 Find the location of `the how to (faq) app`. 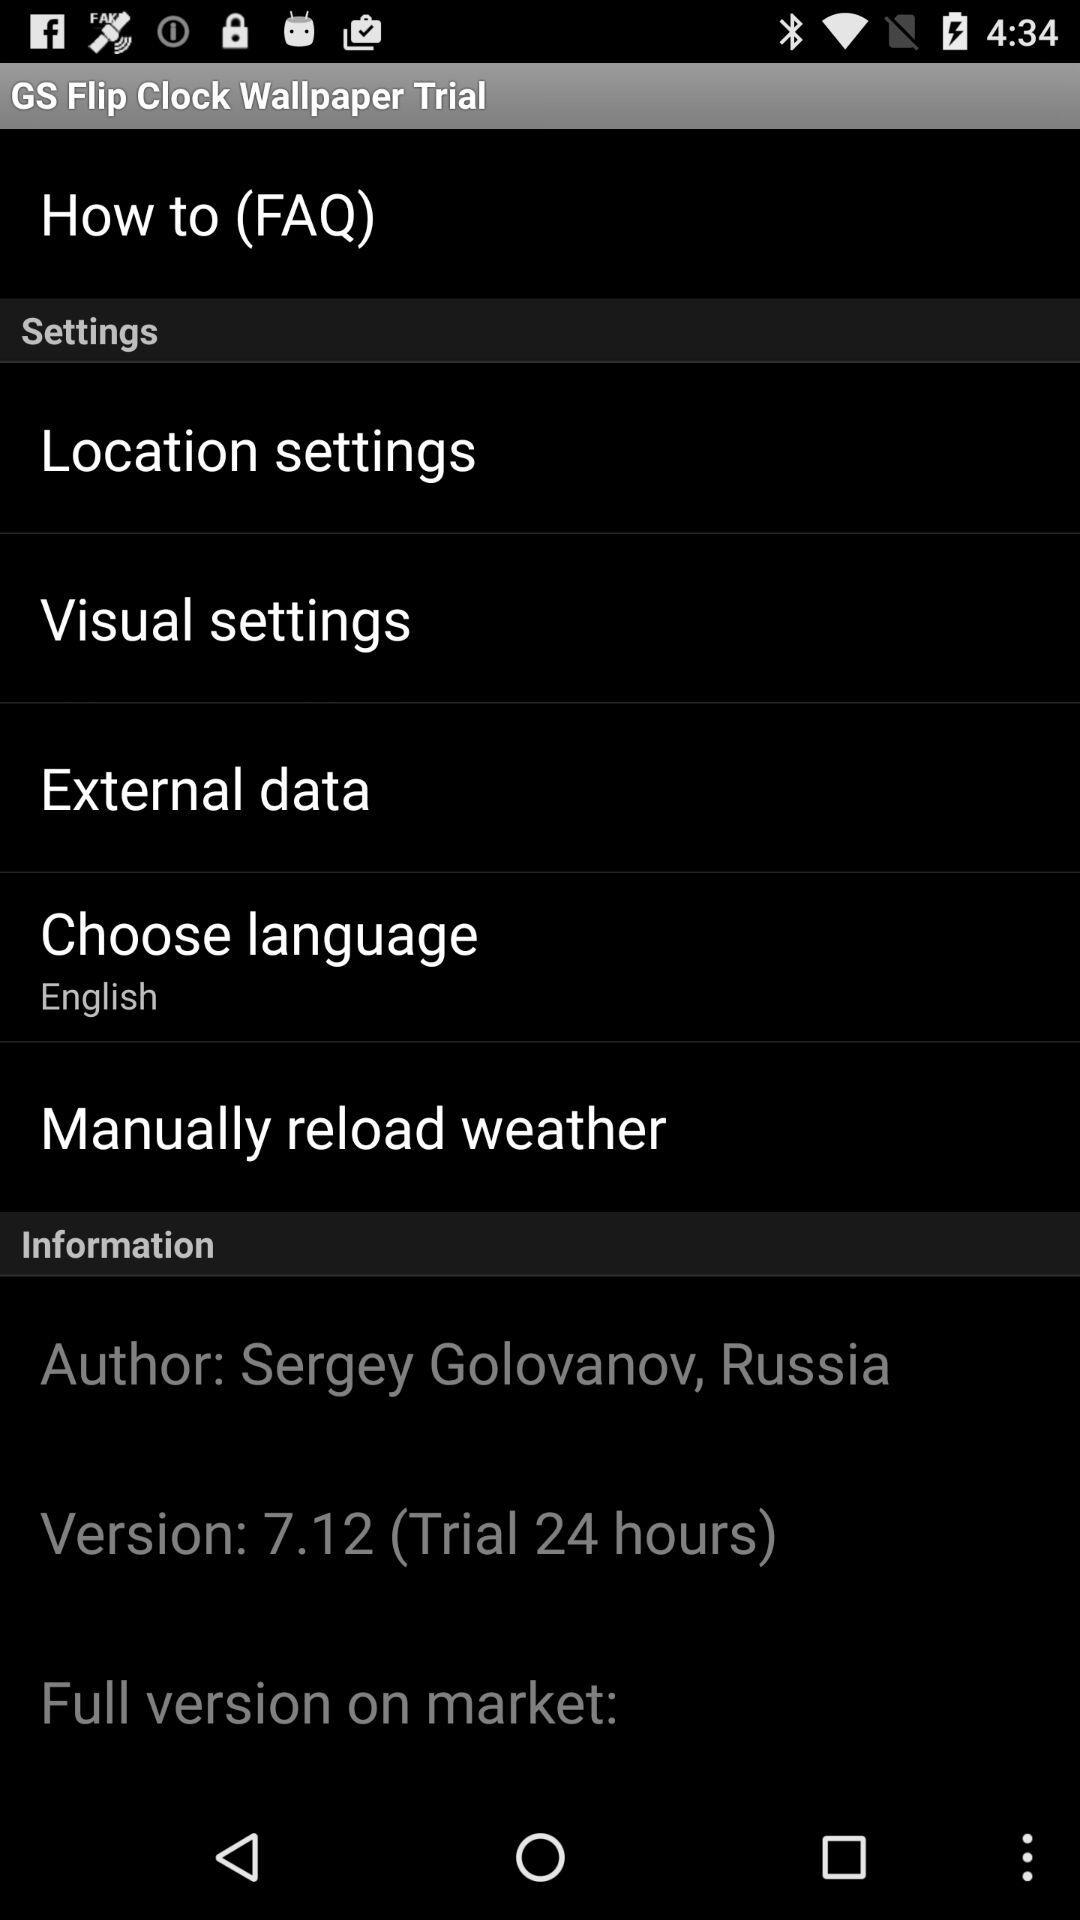

the how to (faq) app is located at coordinates (208, 212).